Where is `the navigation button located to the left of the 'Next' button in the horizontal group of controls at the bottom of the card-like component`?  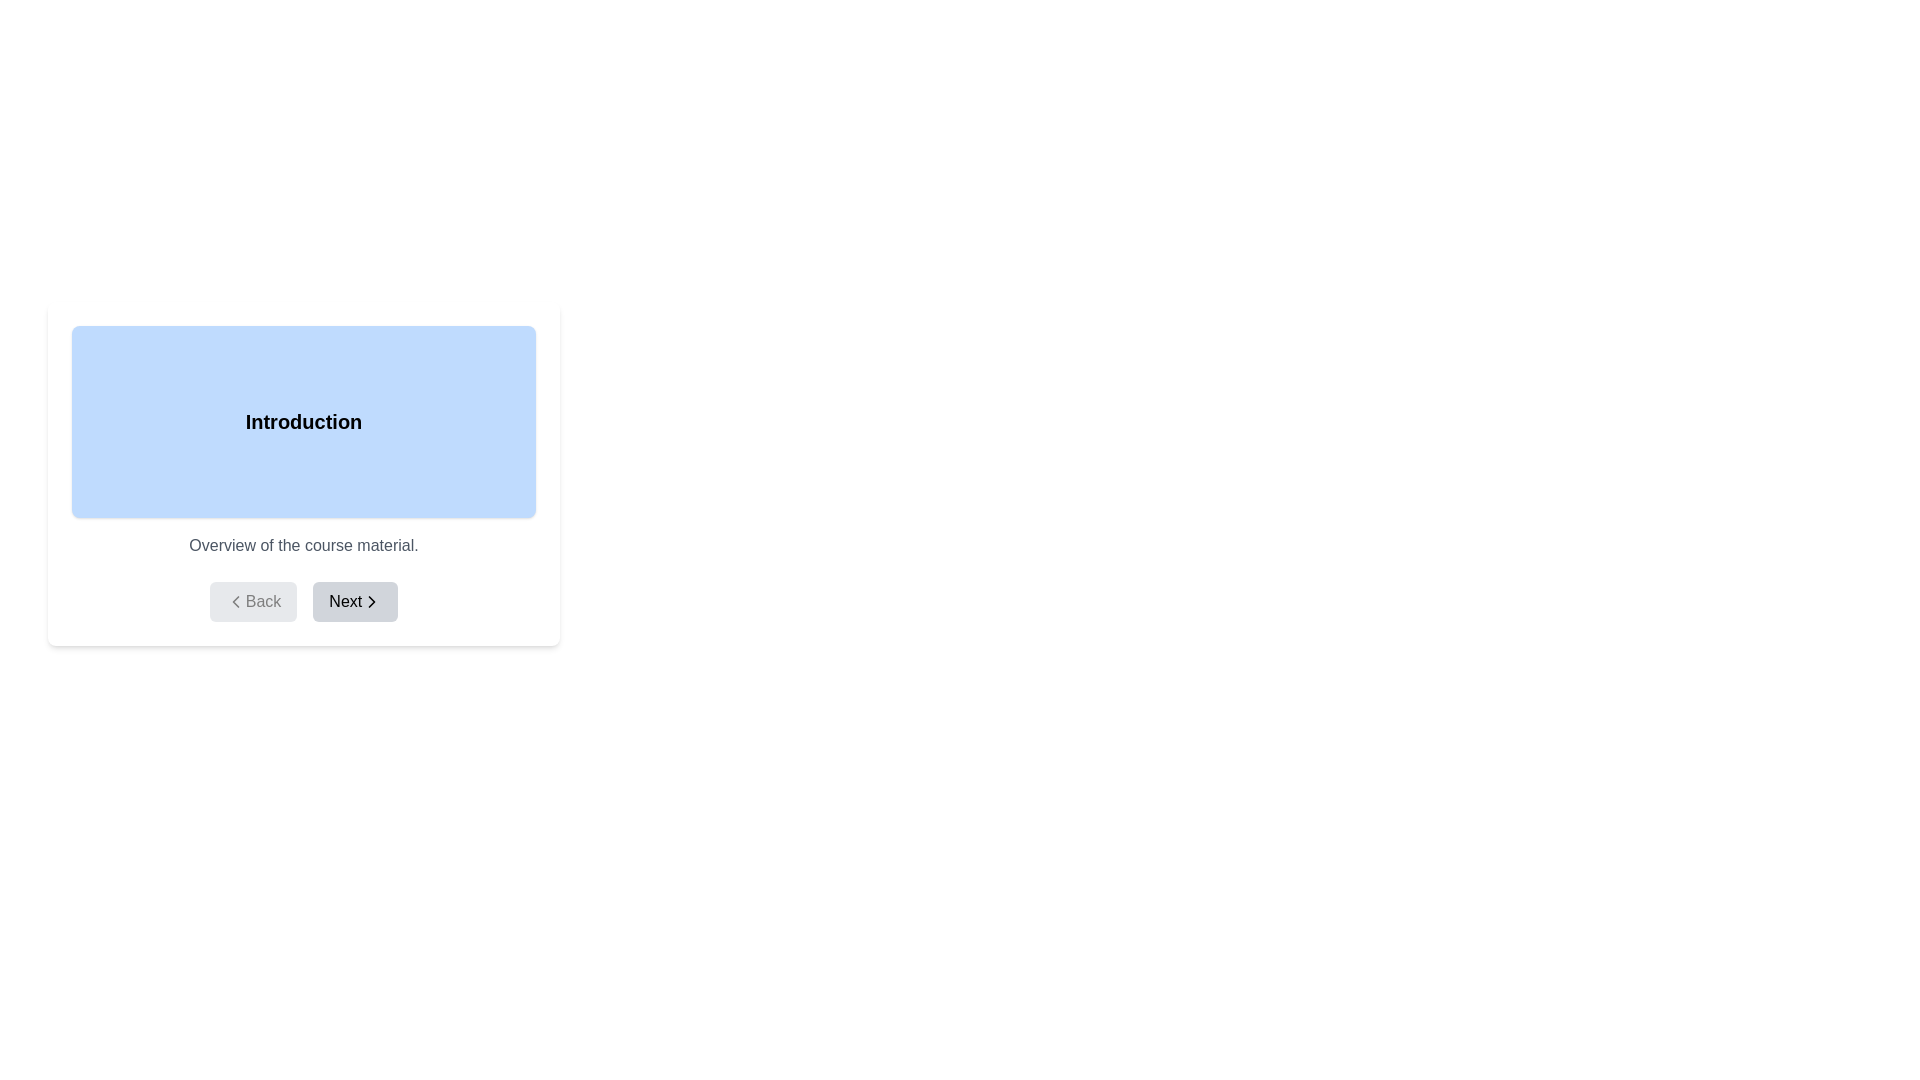
the navigation button located to the left of the 'Next' button in the horizontal group of controls at the bottom of the card-like component is located at coordinates (252, 600).